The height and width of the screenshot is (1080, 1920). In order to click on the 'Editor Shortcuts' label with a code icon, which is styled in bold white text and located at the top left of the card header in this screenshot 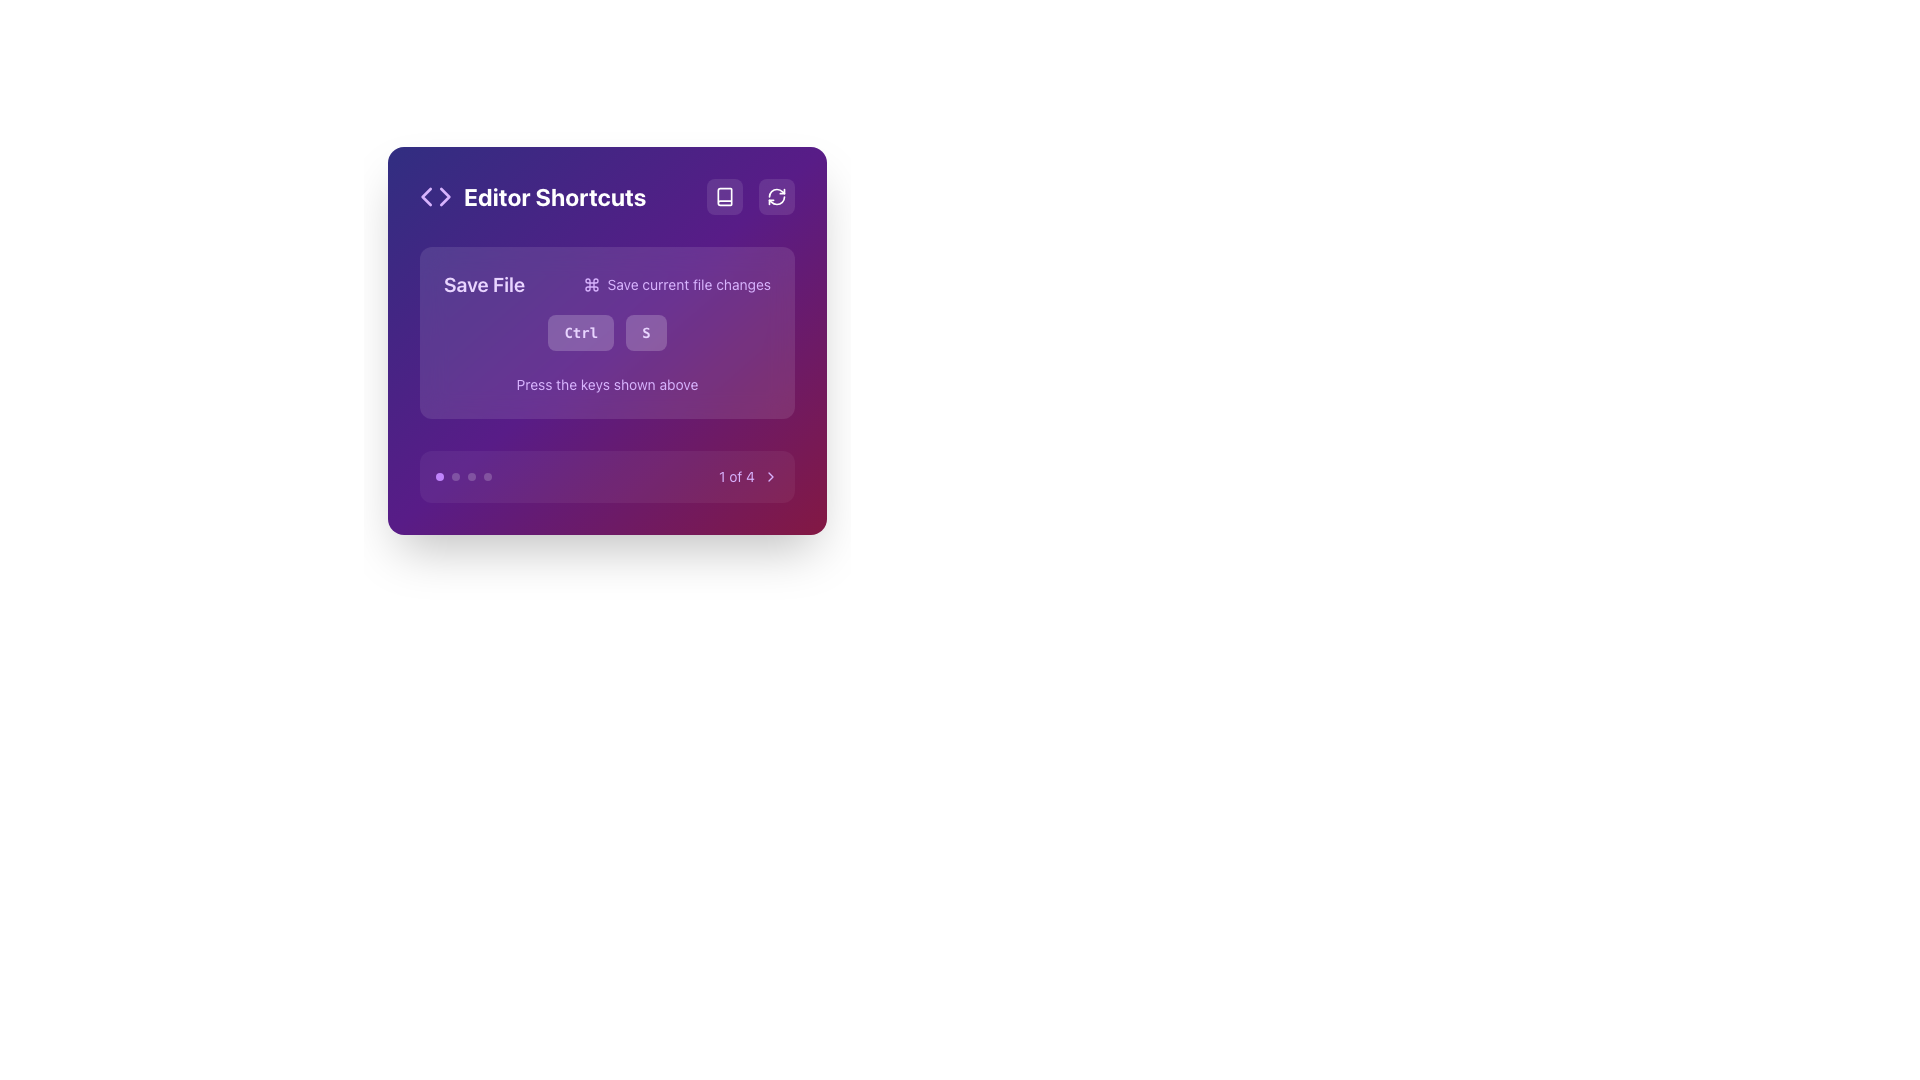, I will do `click(533, 196)`.